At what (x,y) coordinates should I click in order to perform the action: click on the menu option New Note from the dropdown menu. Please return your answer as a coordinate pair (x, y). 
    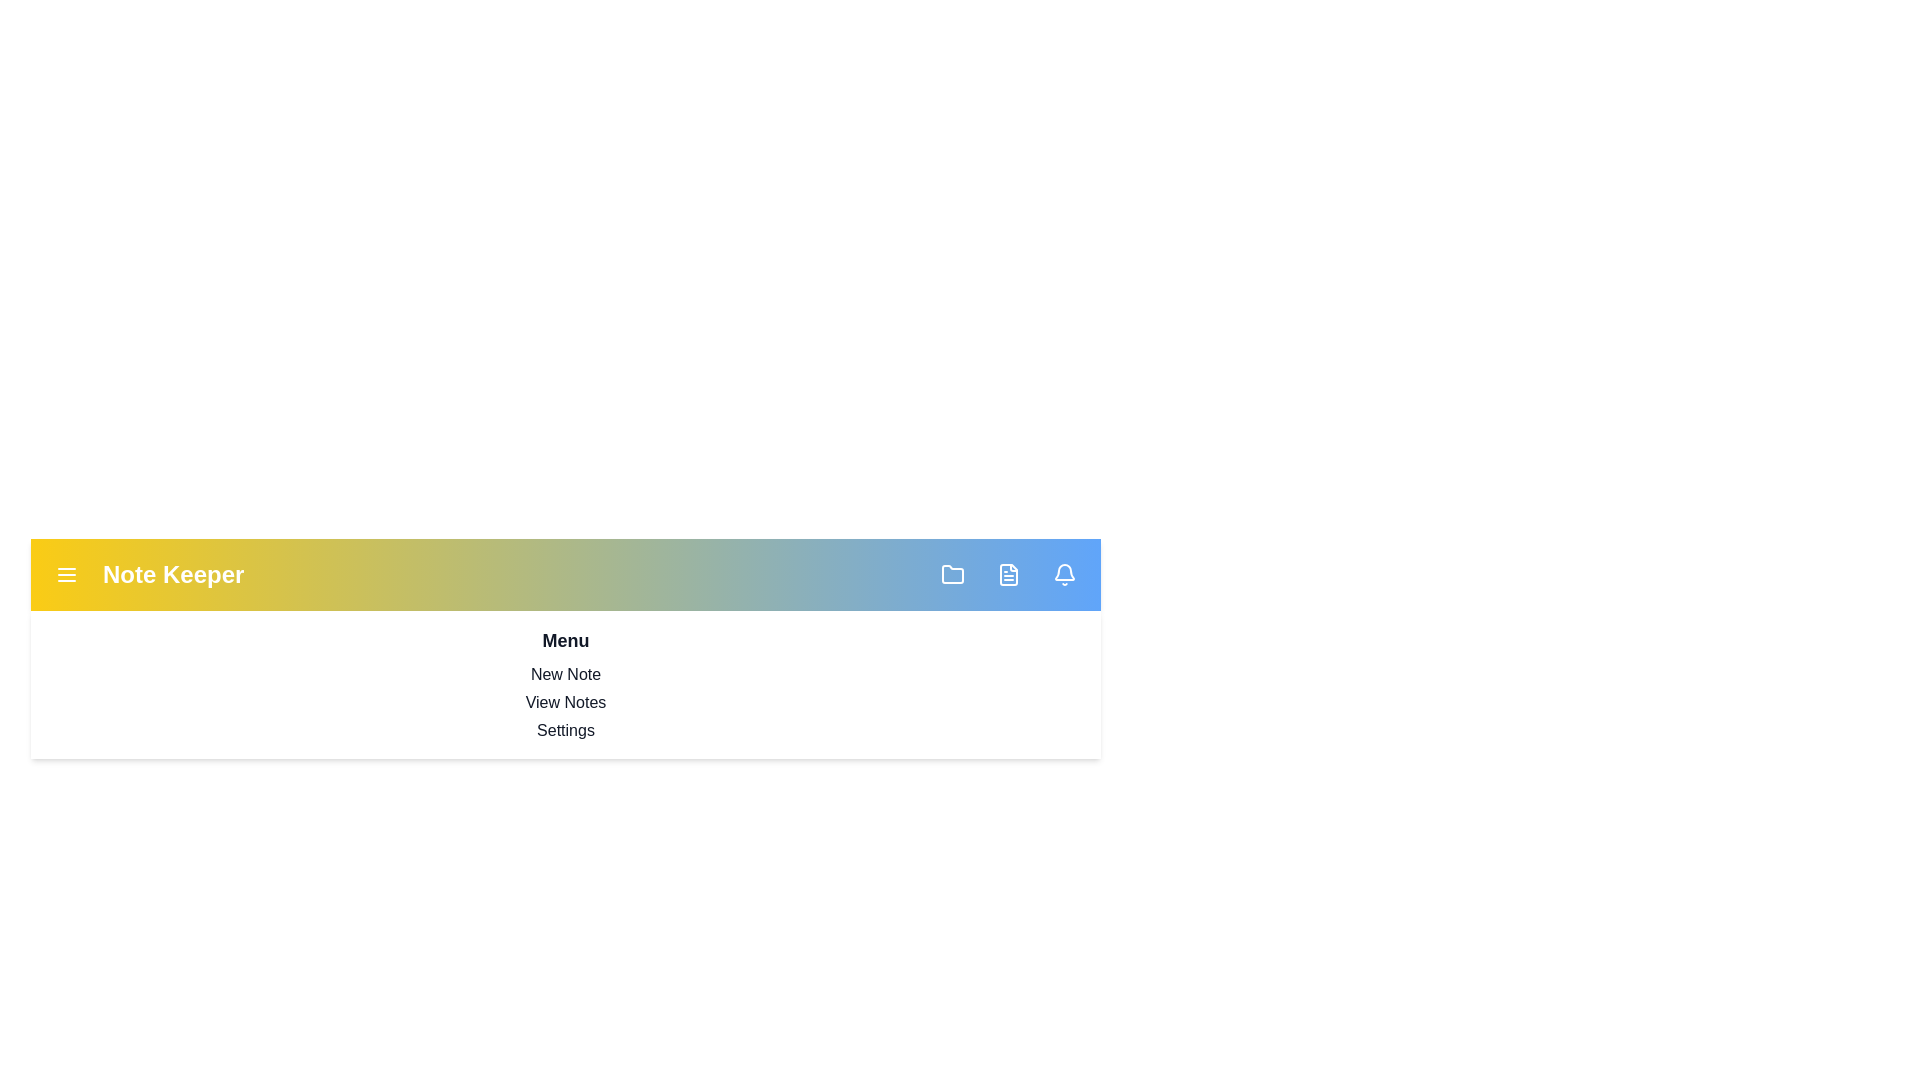
    Looking at the image, I should click on (565, 675).